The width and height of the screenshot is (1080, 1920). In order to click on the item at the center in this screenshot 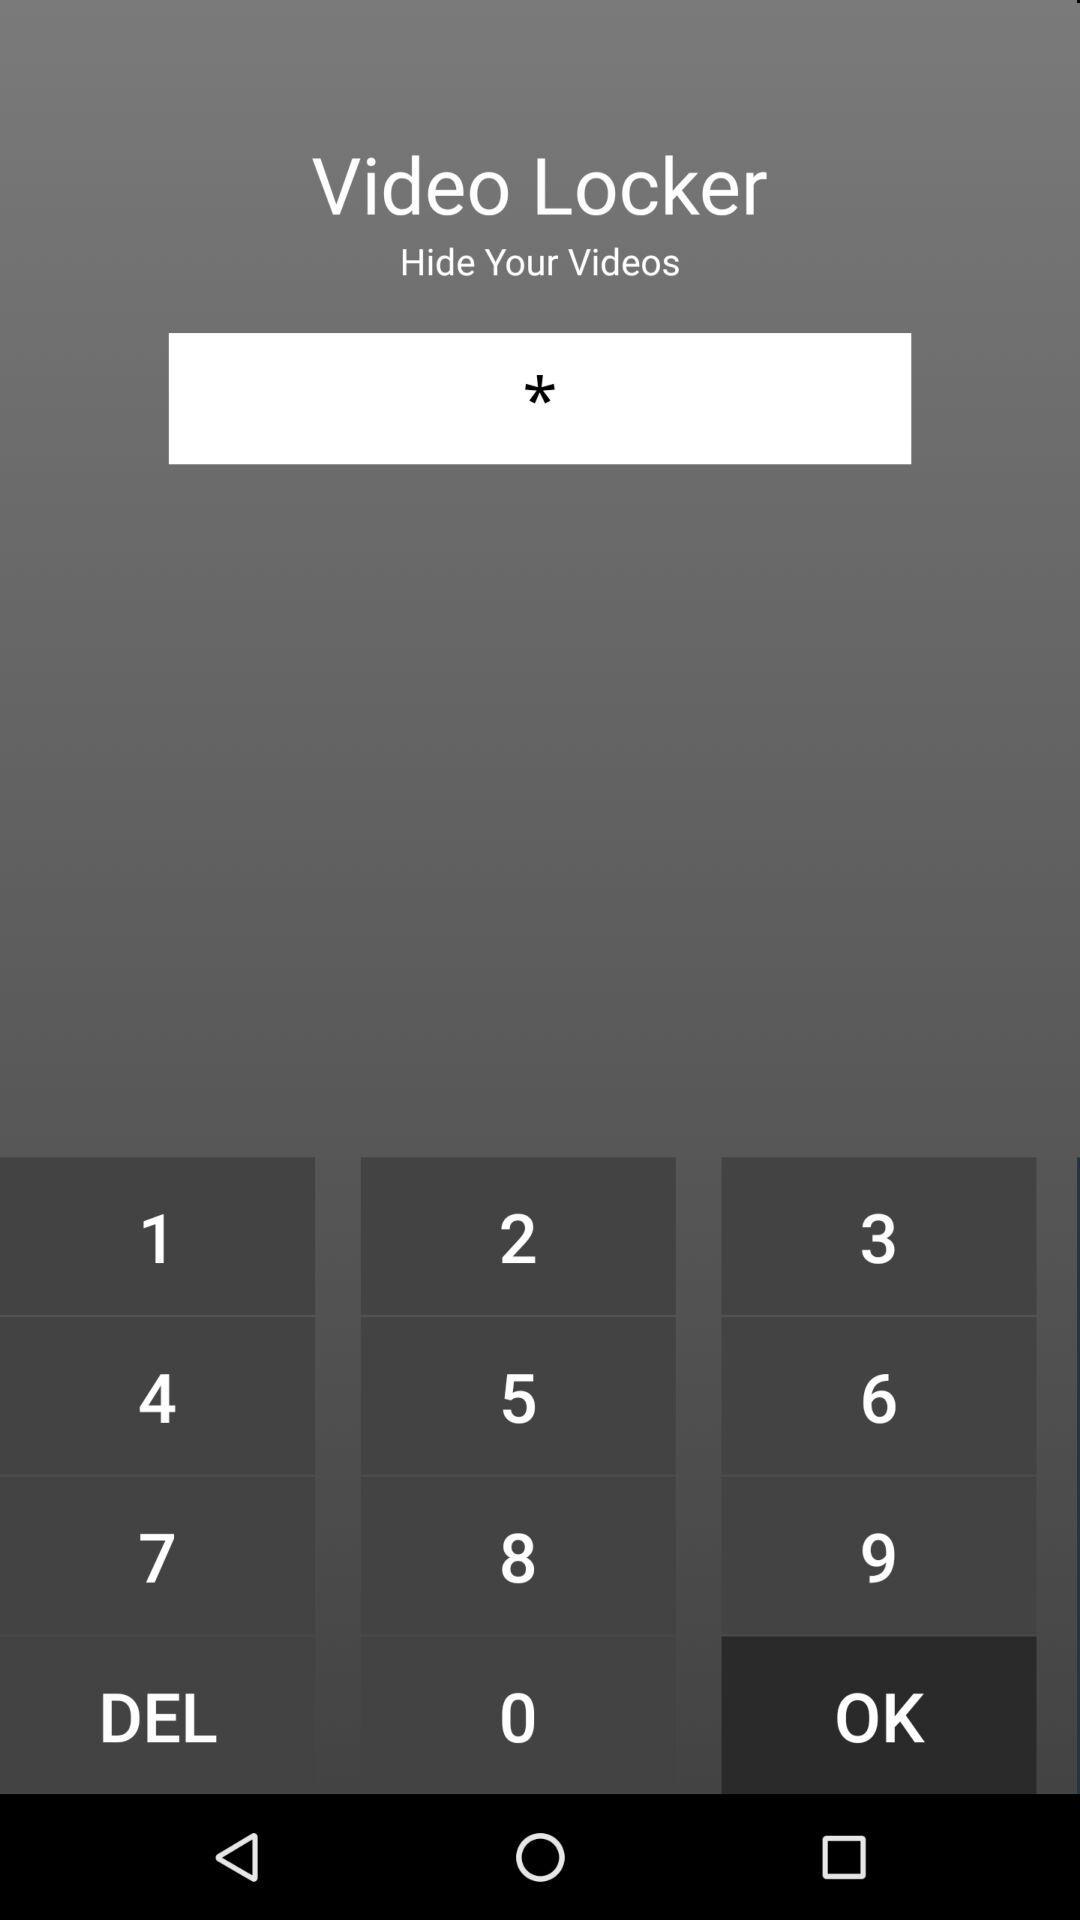, I will do `click(517, 1235)`.